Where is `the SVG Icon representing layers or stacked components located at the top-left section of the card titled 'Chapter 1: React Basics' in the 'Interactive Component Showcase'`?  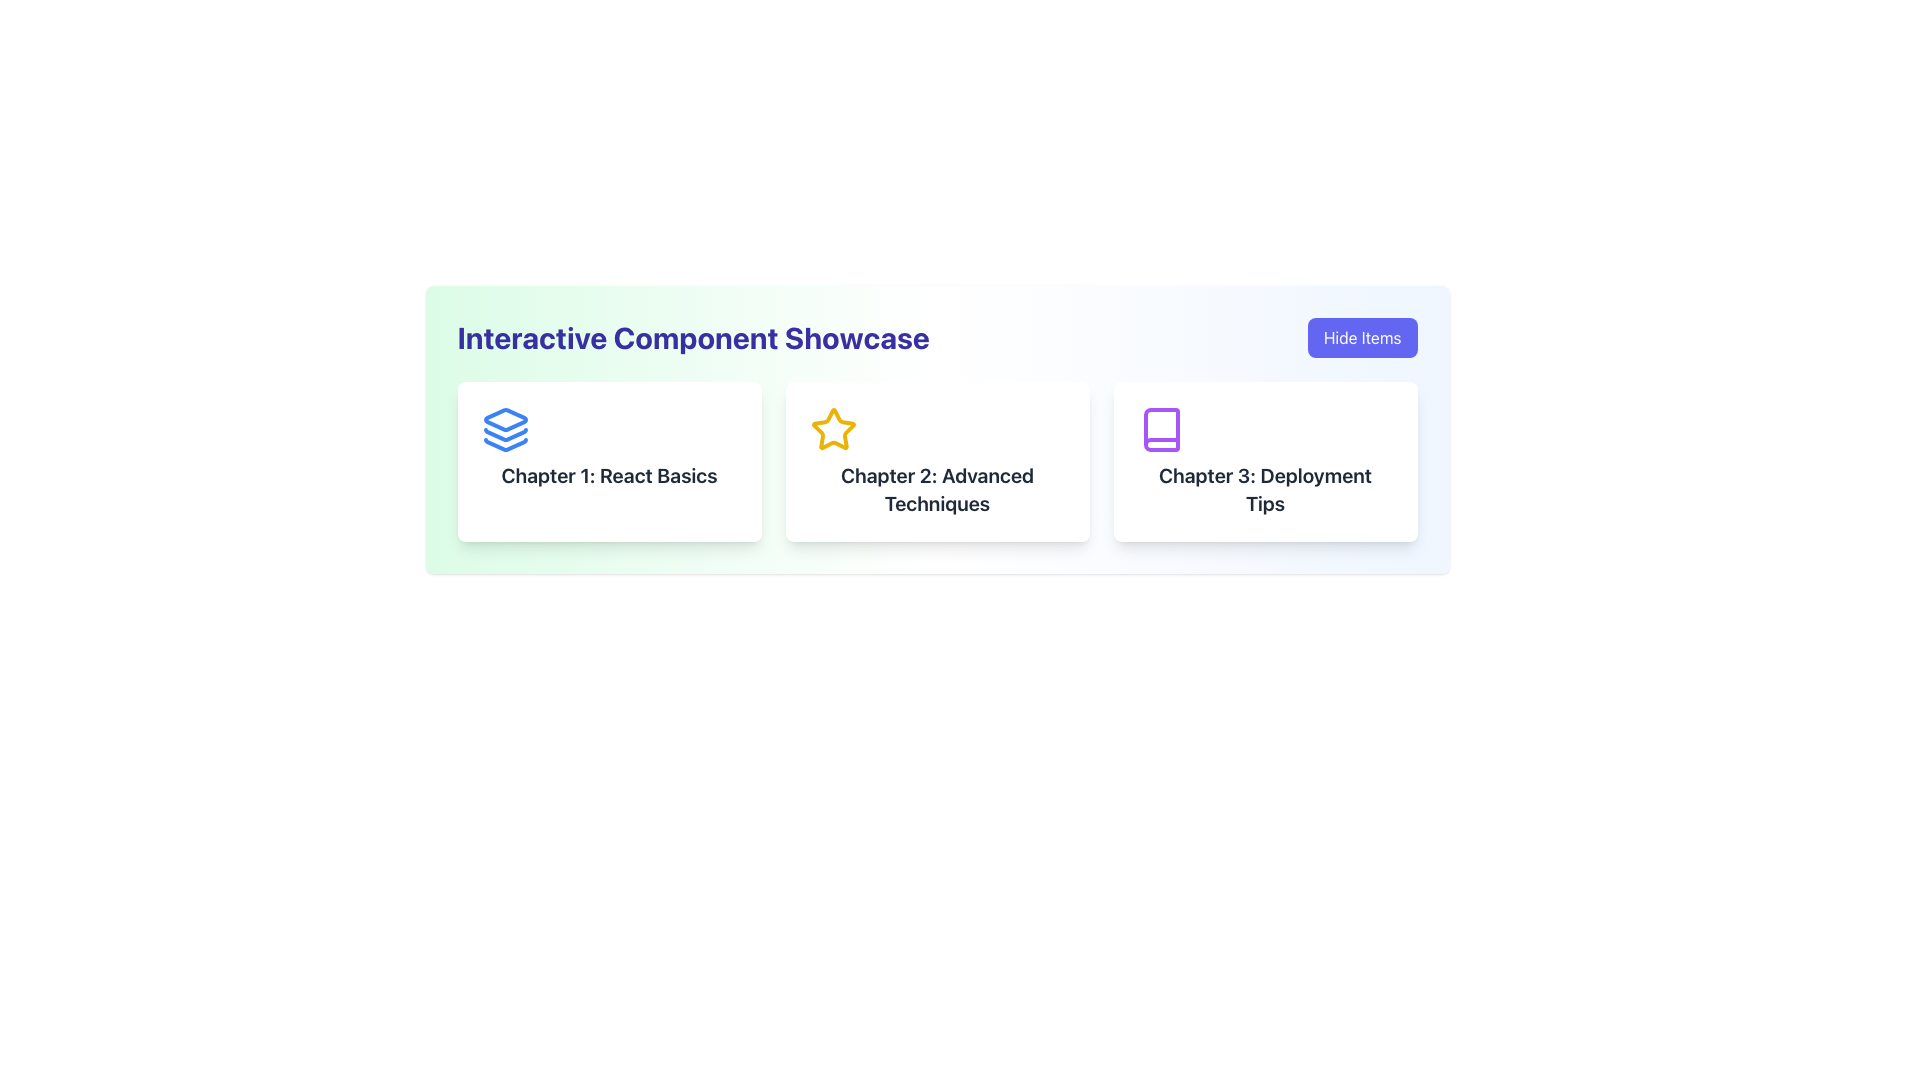 the SVG Icon representing layers or stacked components located at the top-left section of the card titled 'Chapter 1: React Basics' in the 'Interactive Component Showcase' is located at coordinates (505, 428).